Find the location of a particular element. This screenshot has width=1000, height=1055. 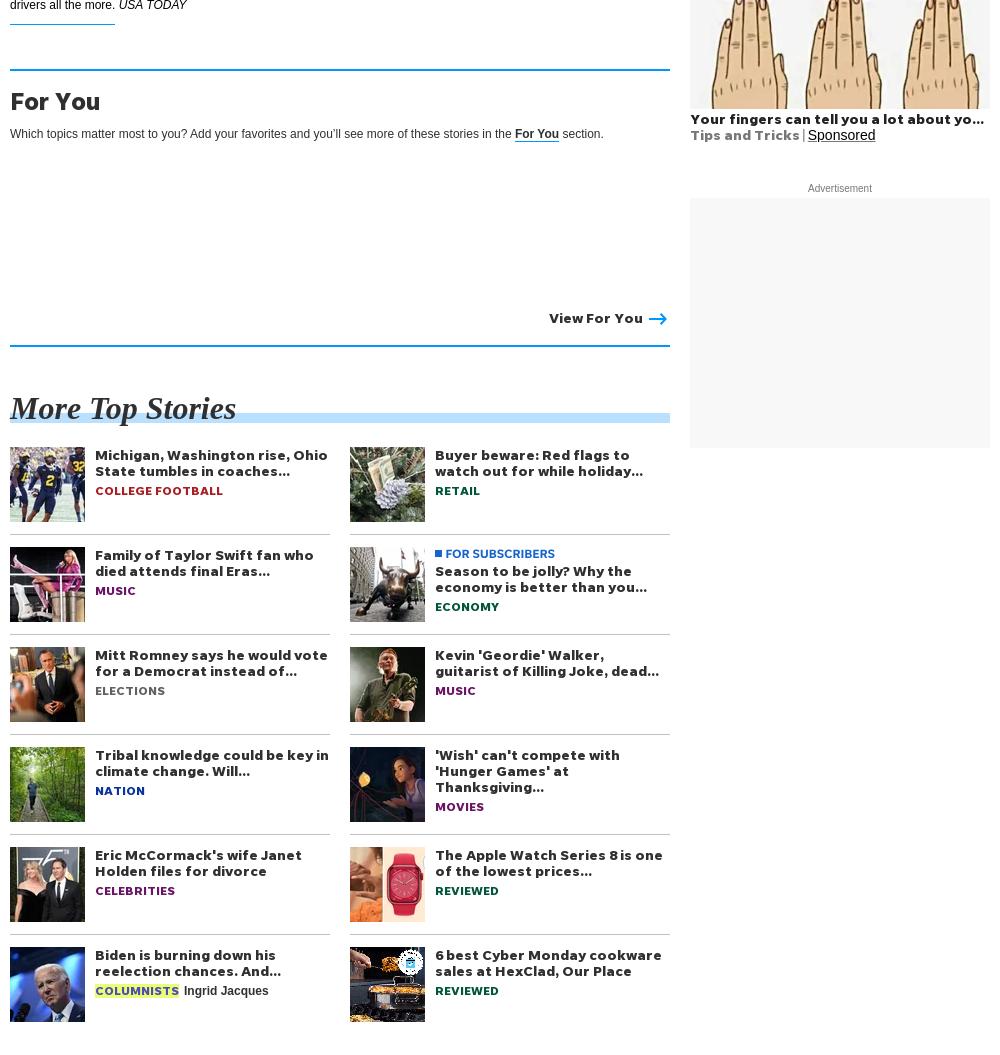

'6 best Cyber Monday cookware sales at HexClad, Our Place' is located at coordinates (548, 962).